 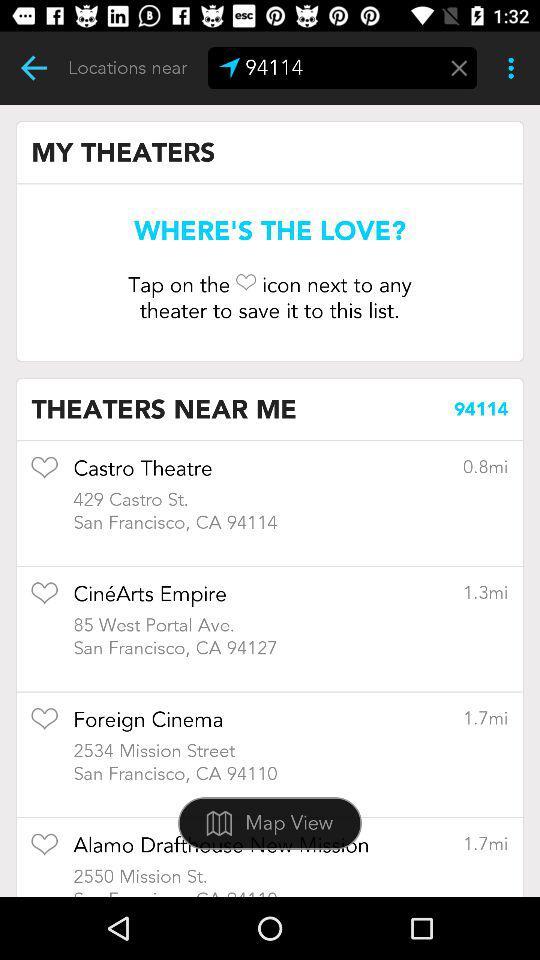 I want to click on click the heart, so click(x=44, y=850).